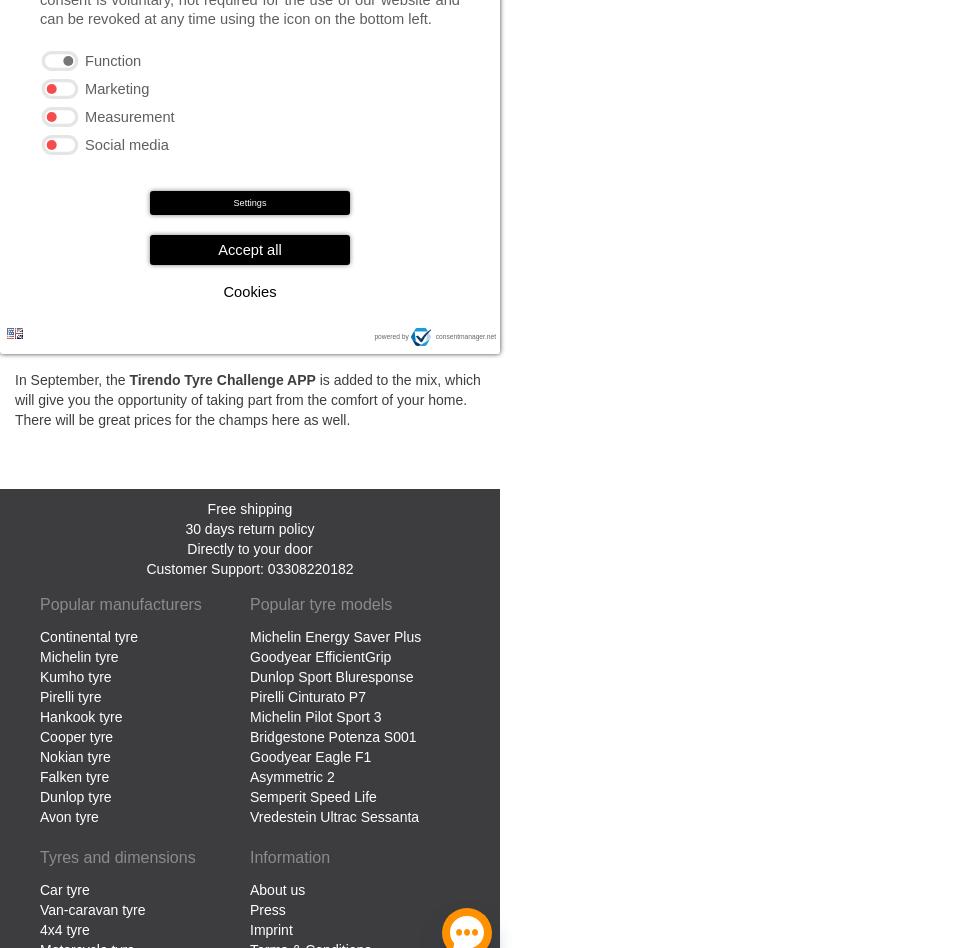 This screenshot has width=972, height=948. What do you see at coordinates (249, 528) in the screenshot?
I see `'30 days return policy'` at bounding box center [249, 528].